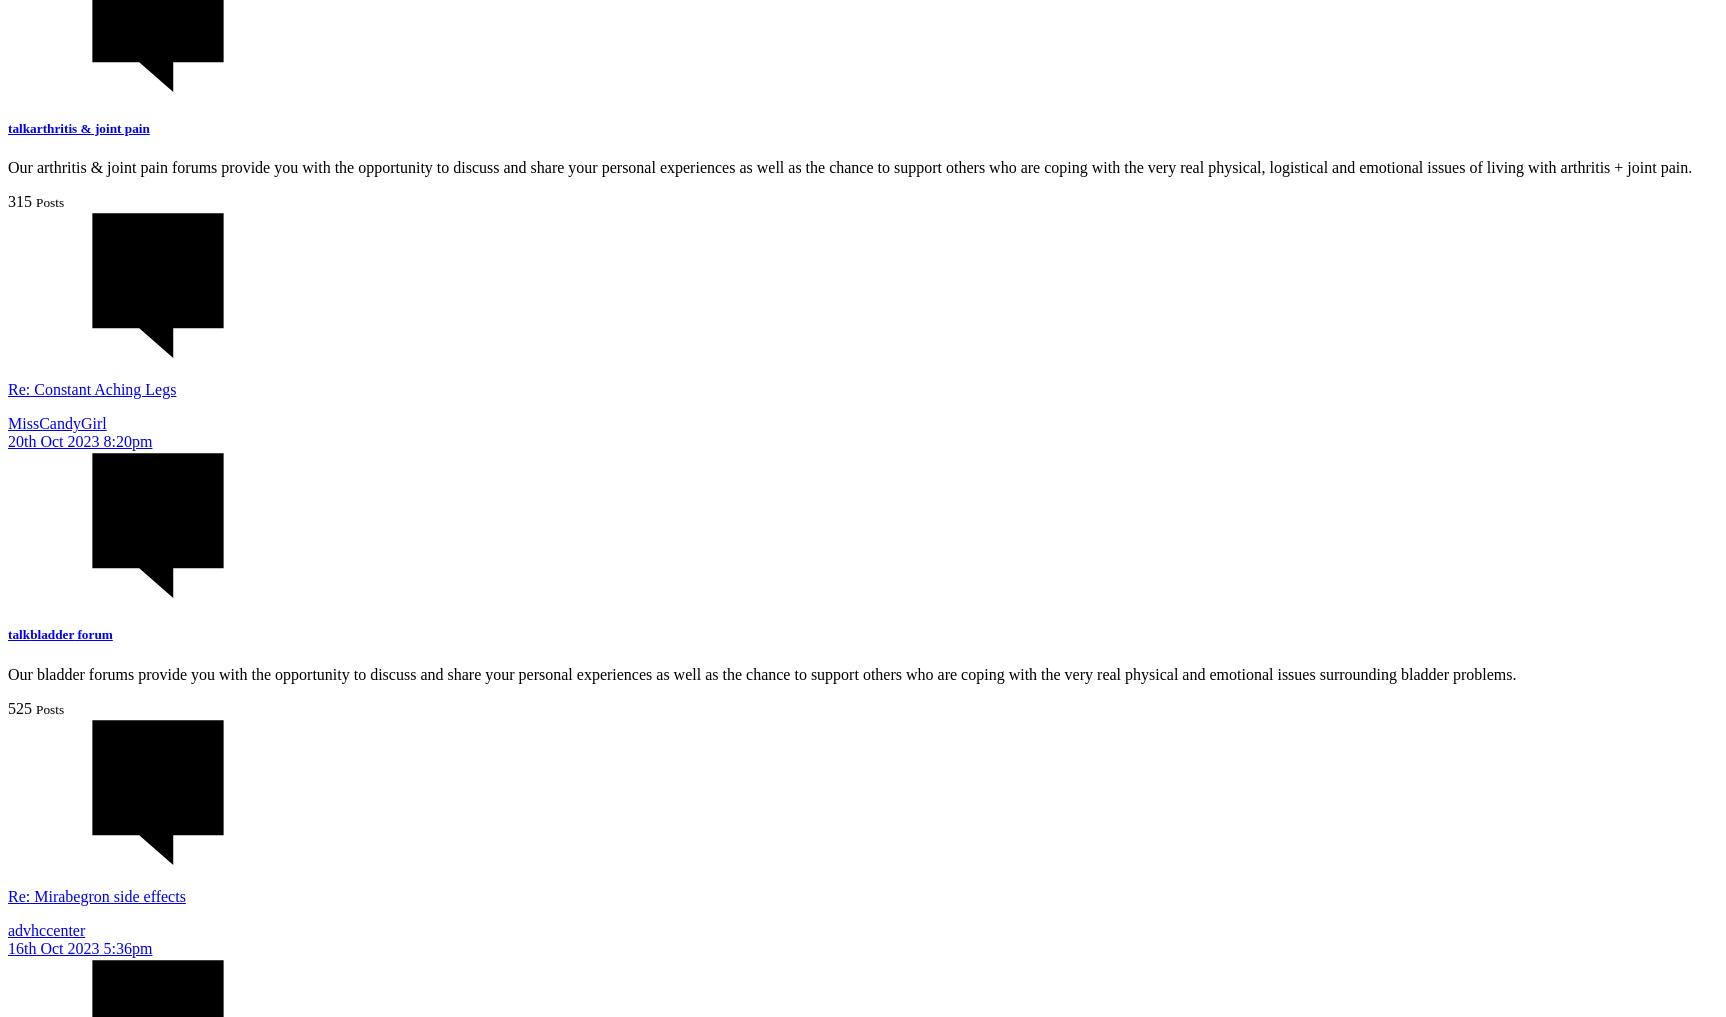 This screenshot has height=1017, width=1726. I want to click on 'advhccenter', so click(46, 928).